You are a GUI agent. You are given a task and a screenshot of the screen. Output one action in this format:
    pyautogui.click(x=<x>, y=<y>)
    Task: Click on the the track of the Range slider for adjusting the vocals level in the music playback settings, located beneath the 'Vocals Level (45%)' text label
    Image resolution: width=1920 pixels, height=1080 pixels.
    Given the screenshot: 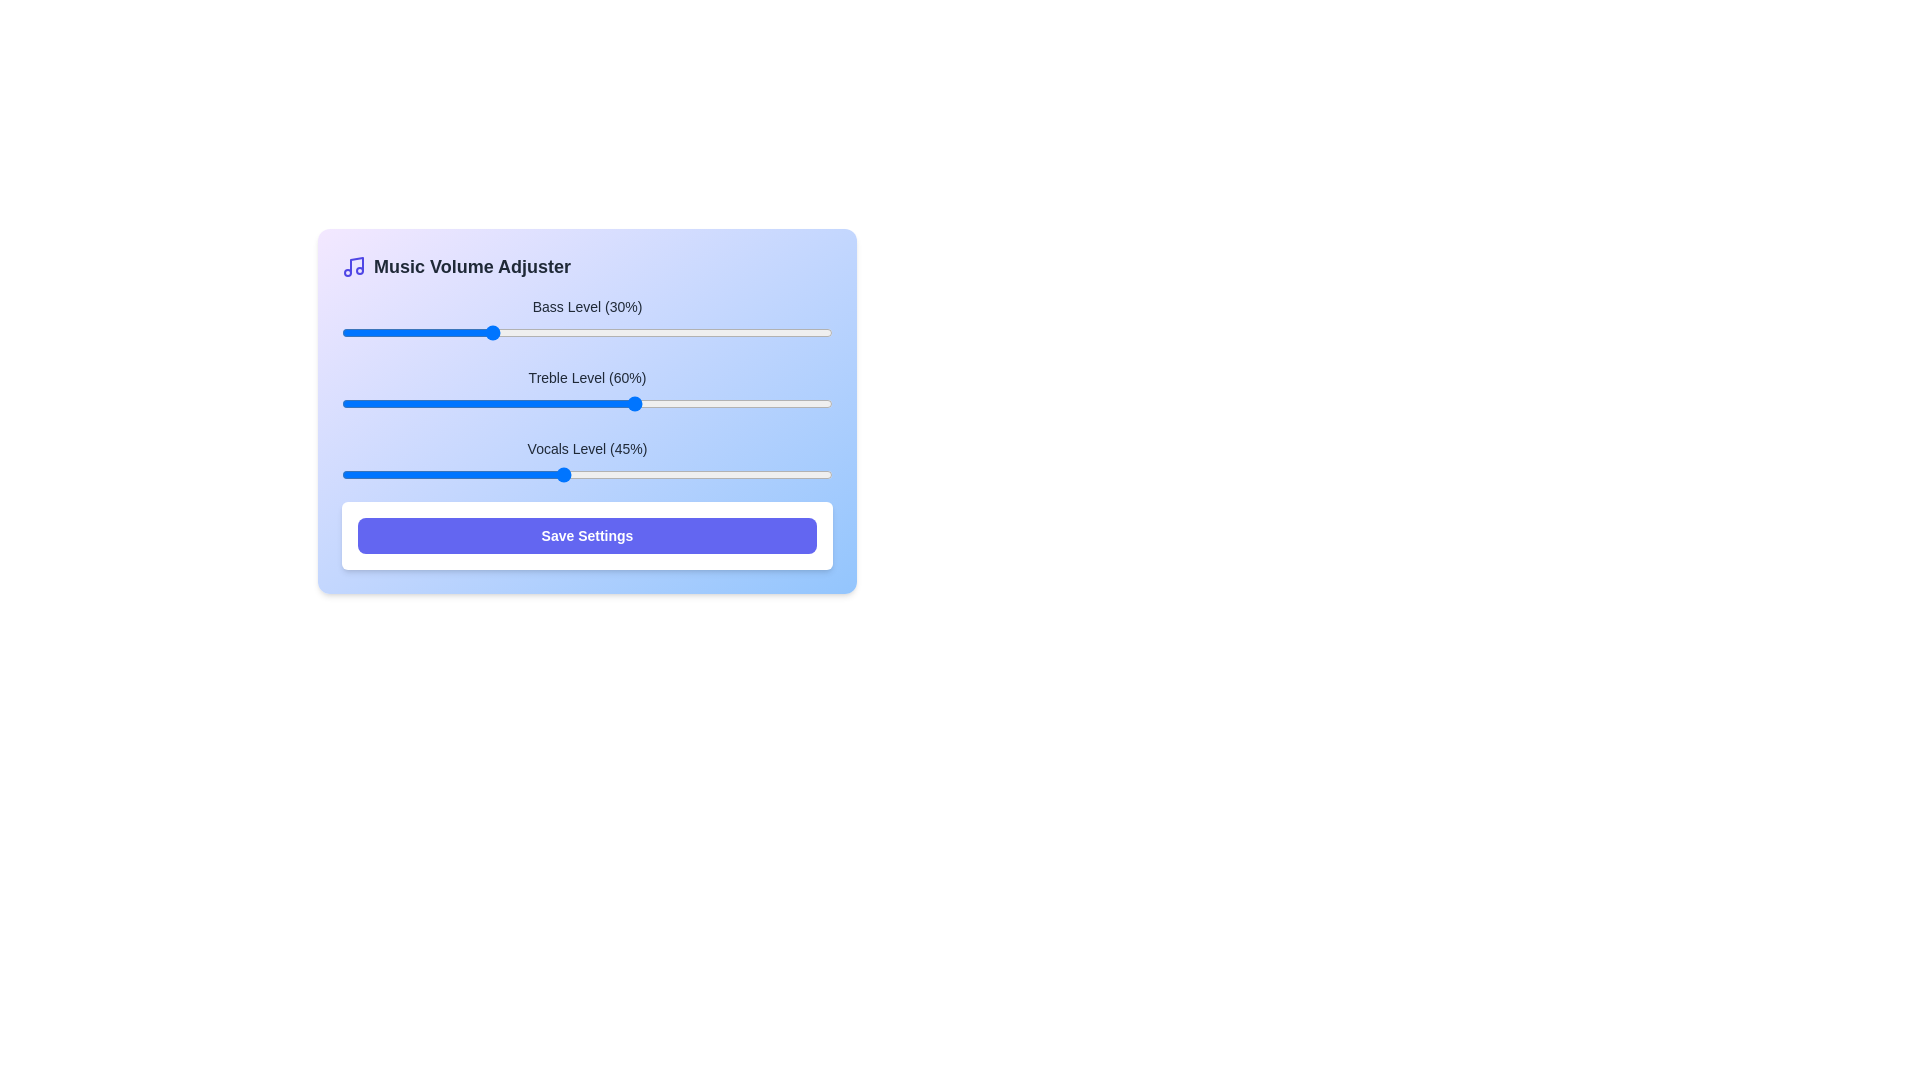 What is the action you would take?
    pyautogui.click(x=586, y=474)
    